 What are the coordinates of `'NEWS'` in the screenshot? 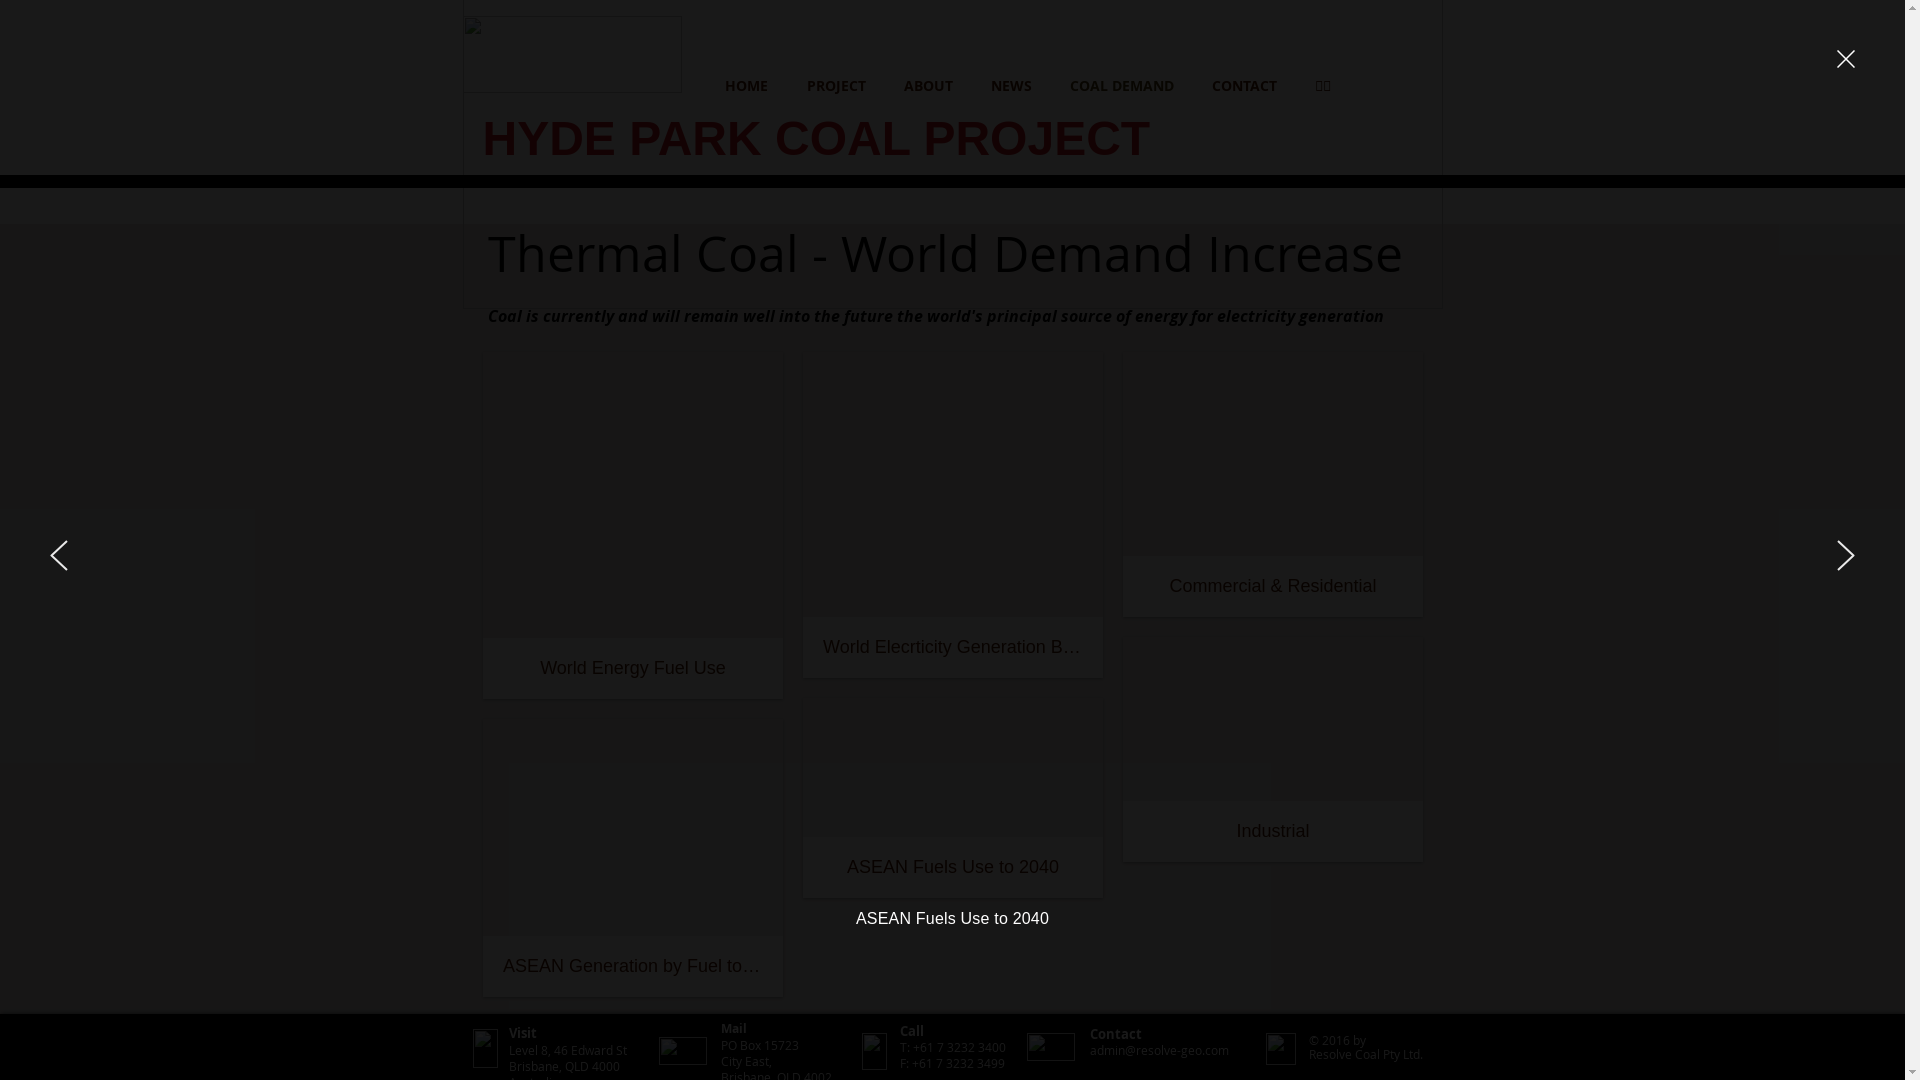 It's located at (1011, 84).